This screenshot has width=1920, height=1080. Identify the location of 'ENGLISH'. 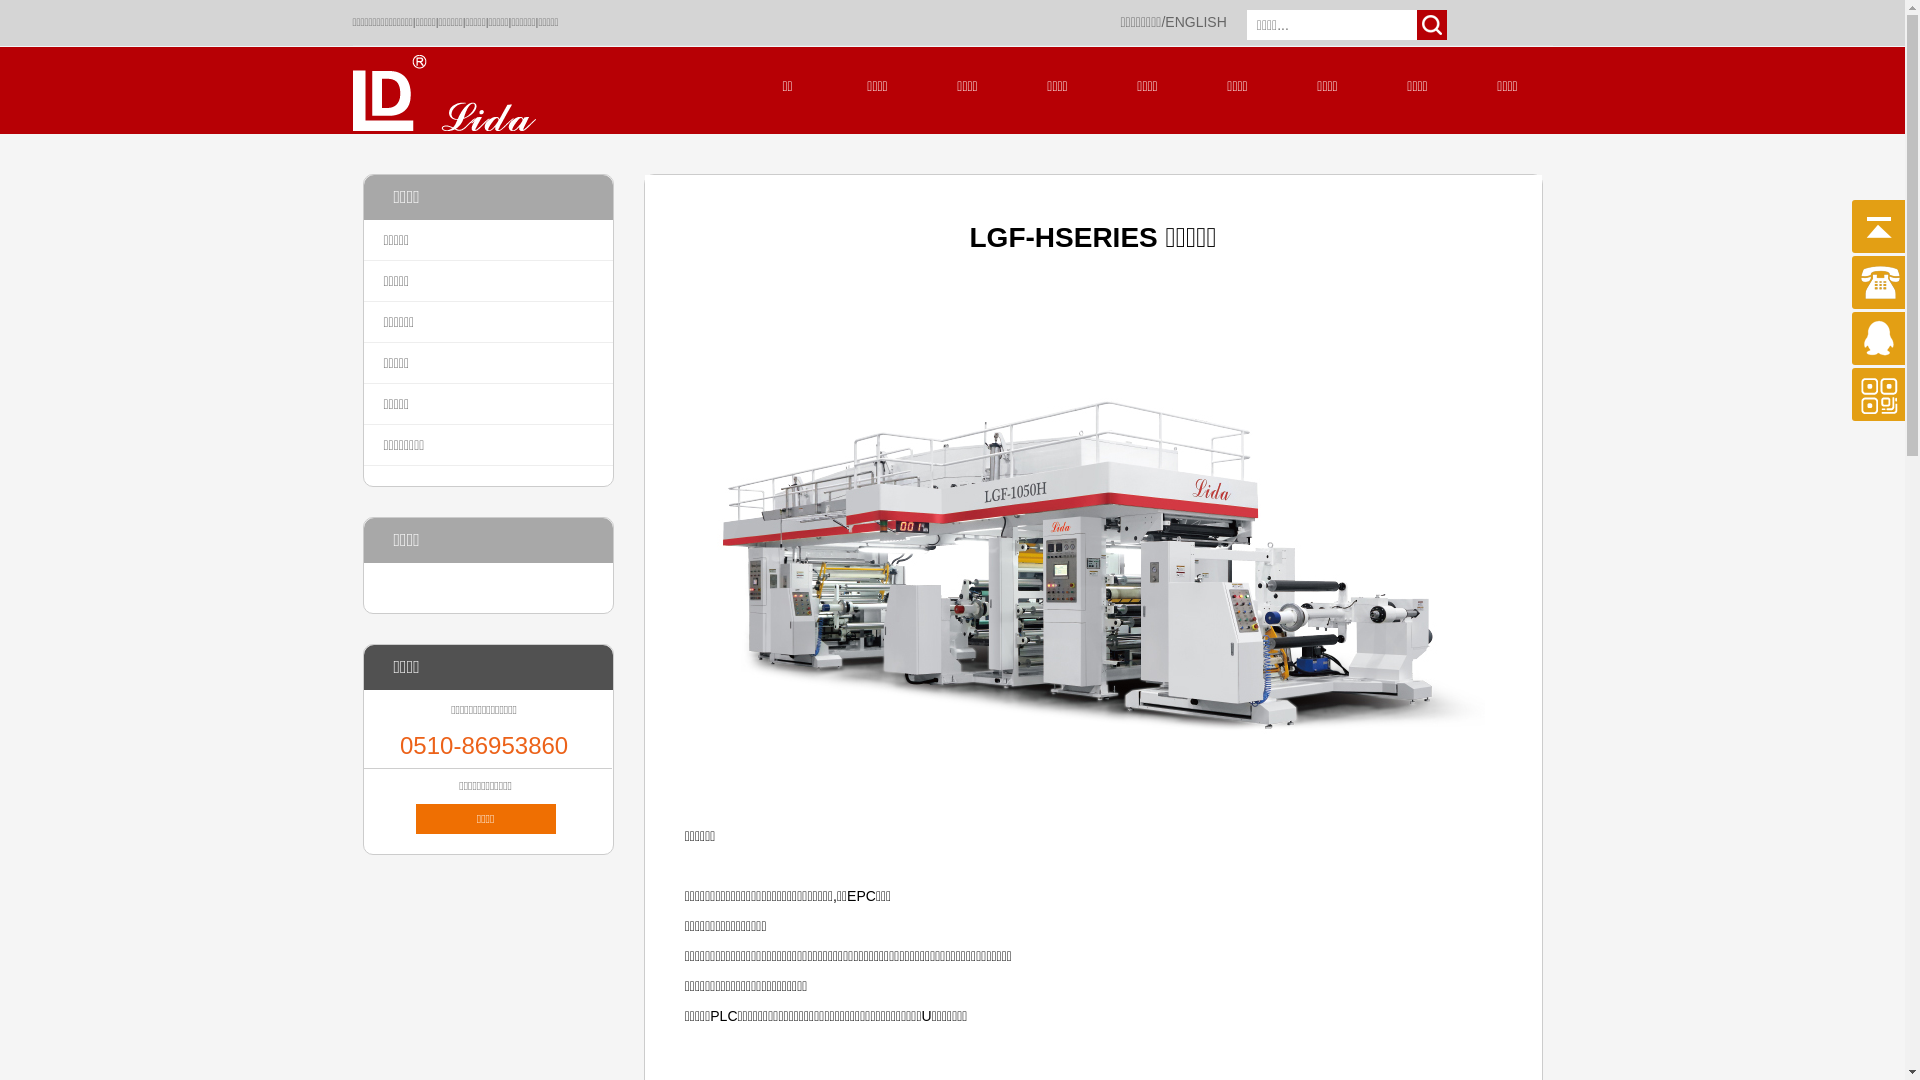
(1195, 22).